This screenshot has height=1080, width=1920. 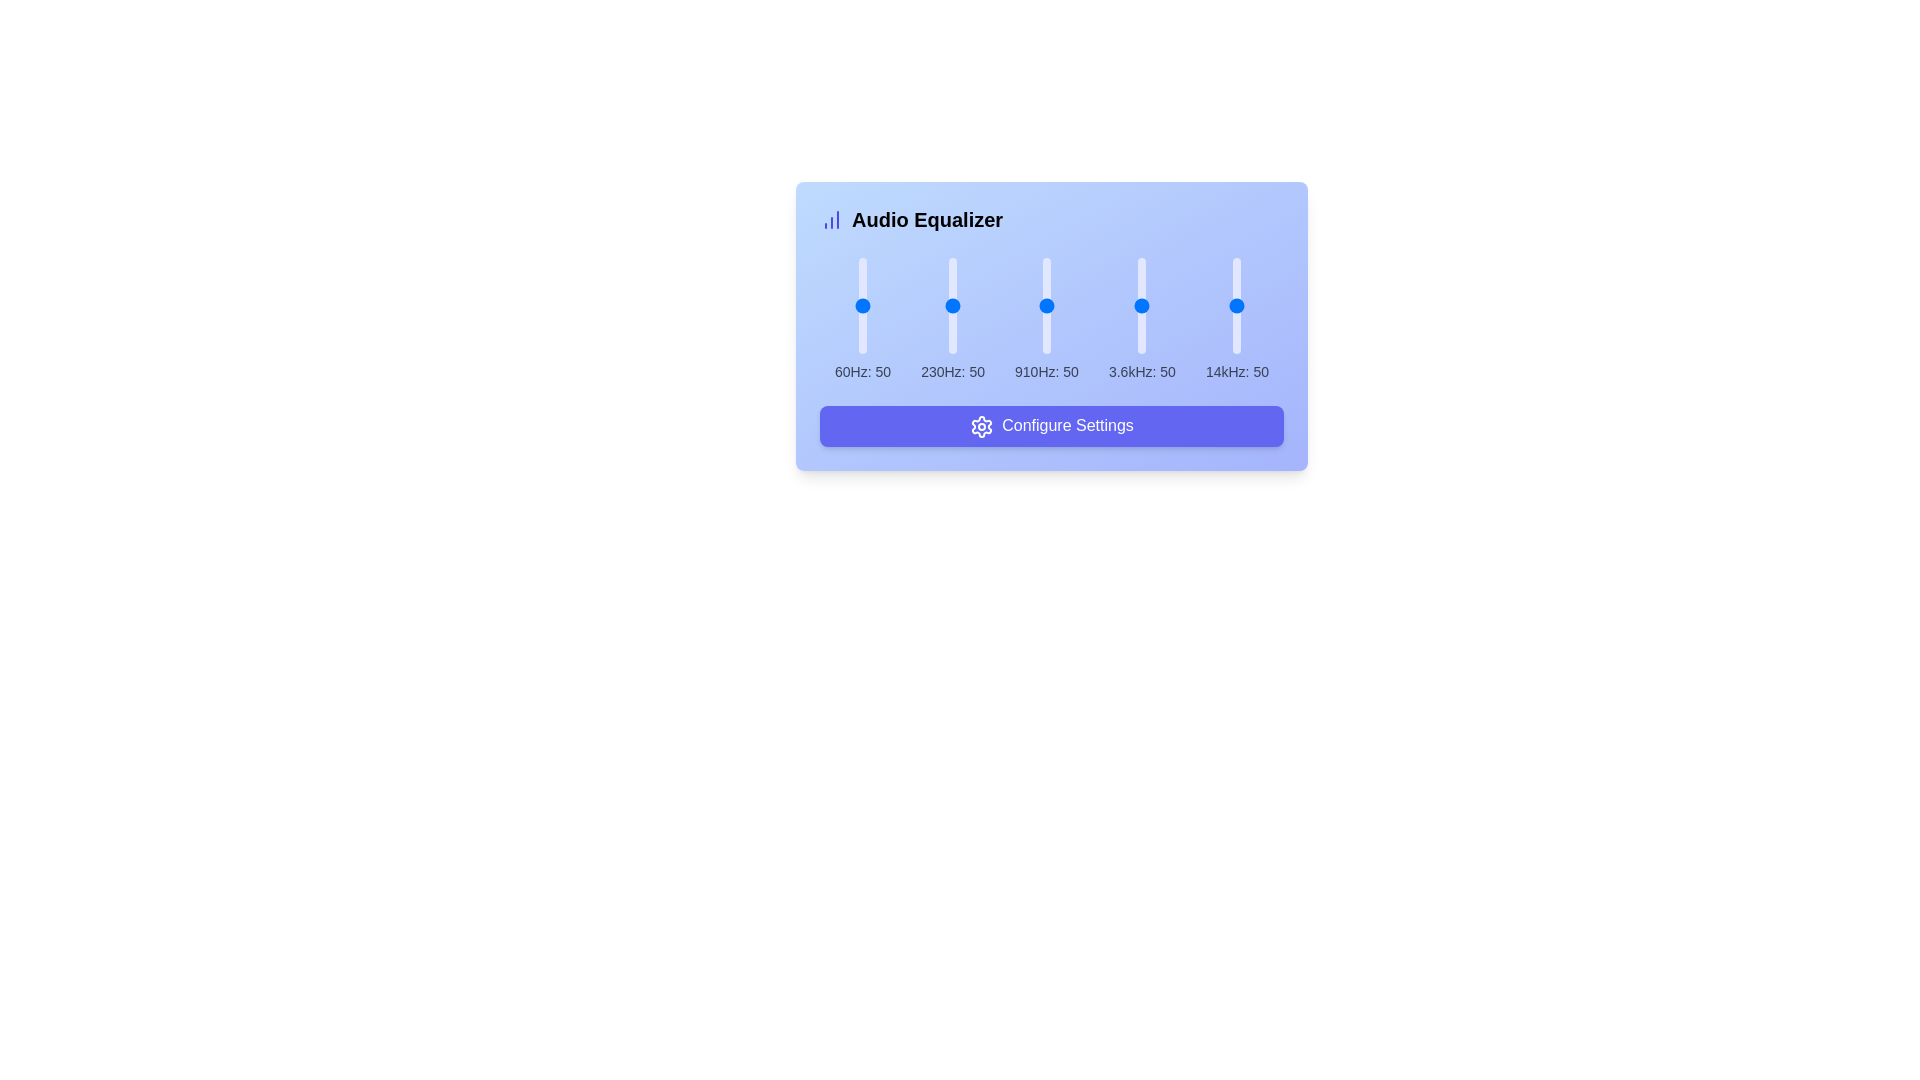 What do you see at coordinates (1142, 286) in the screenshot?
I see `the 3.6kHz slider` at bounding box center [1142, 286].